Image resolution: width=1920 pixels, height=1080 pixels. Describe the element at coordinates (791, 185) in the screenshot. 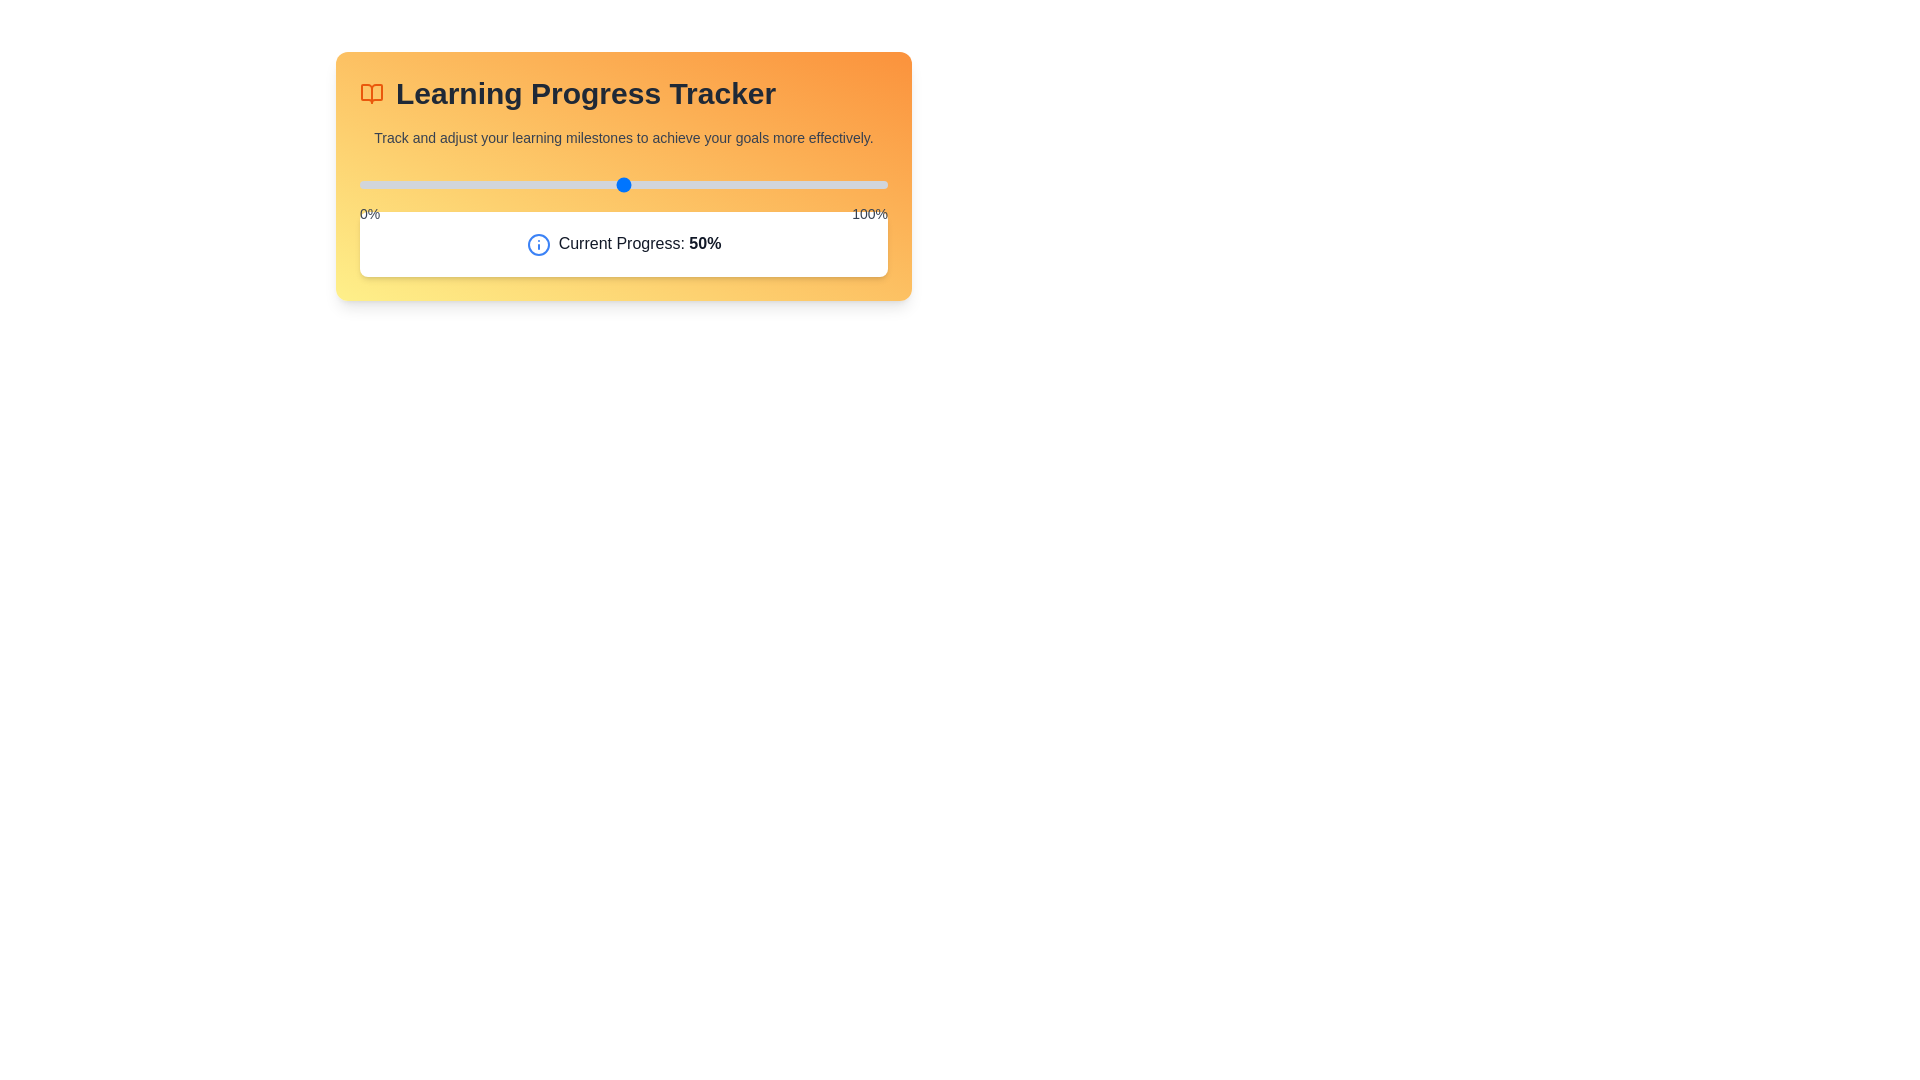

I see `the slider to set progress to 82%` at that location.